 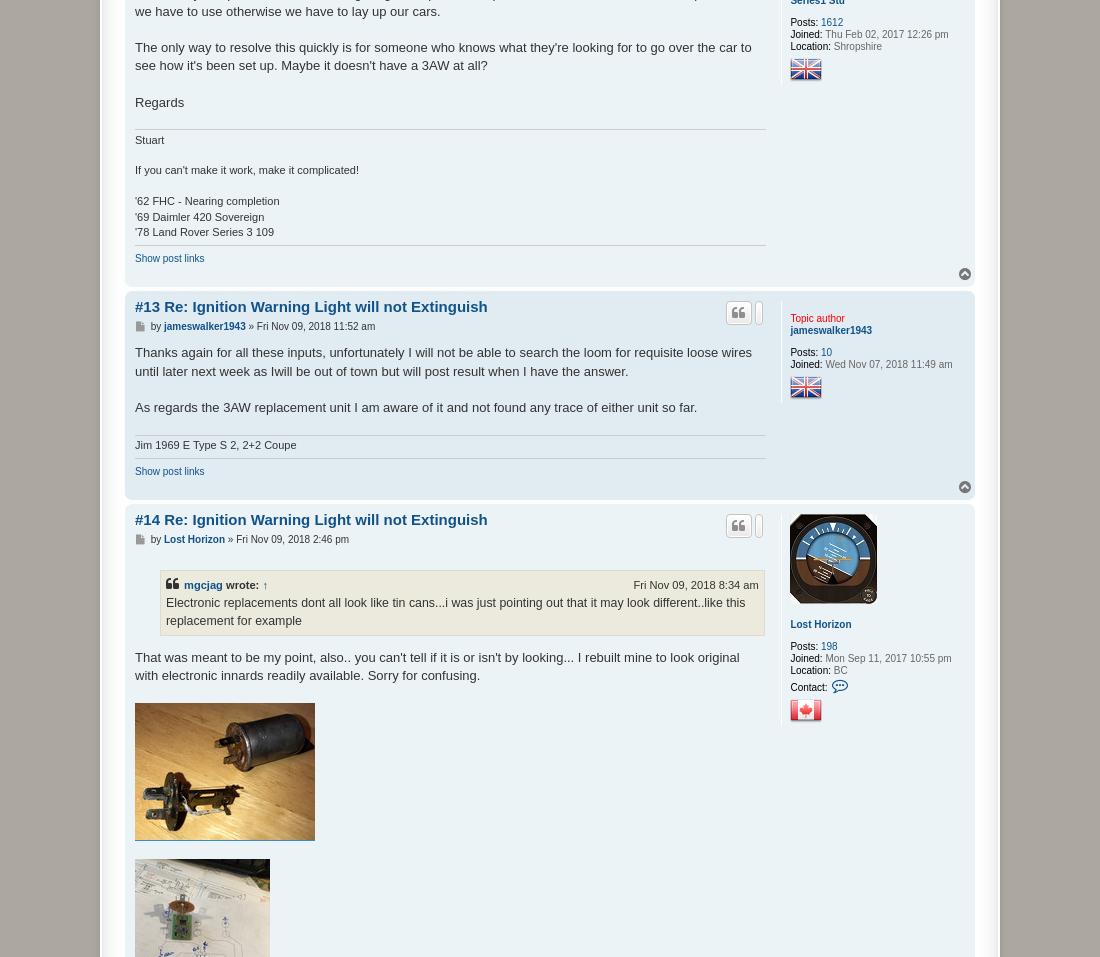 What do you see at coordinates (221, 582) in the screenshot?
I see `'wrote:'` at bounding box center [221, 582].